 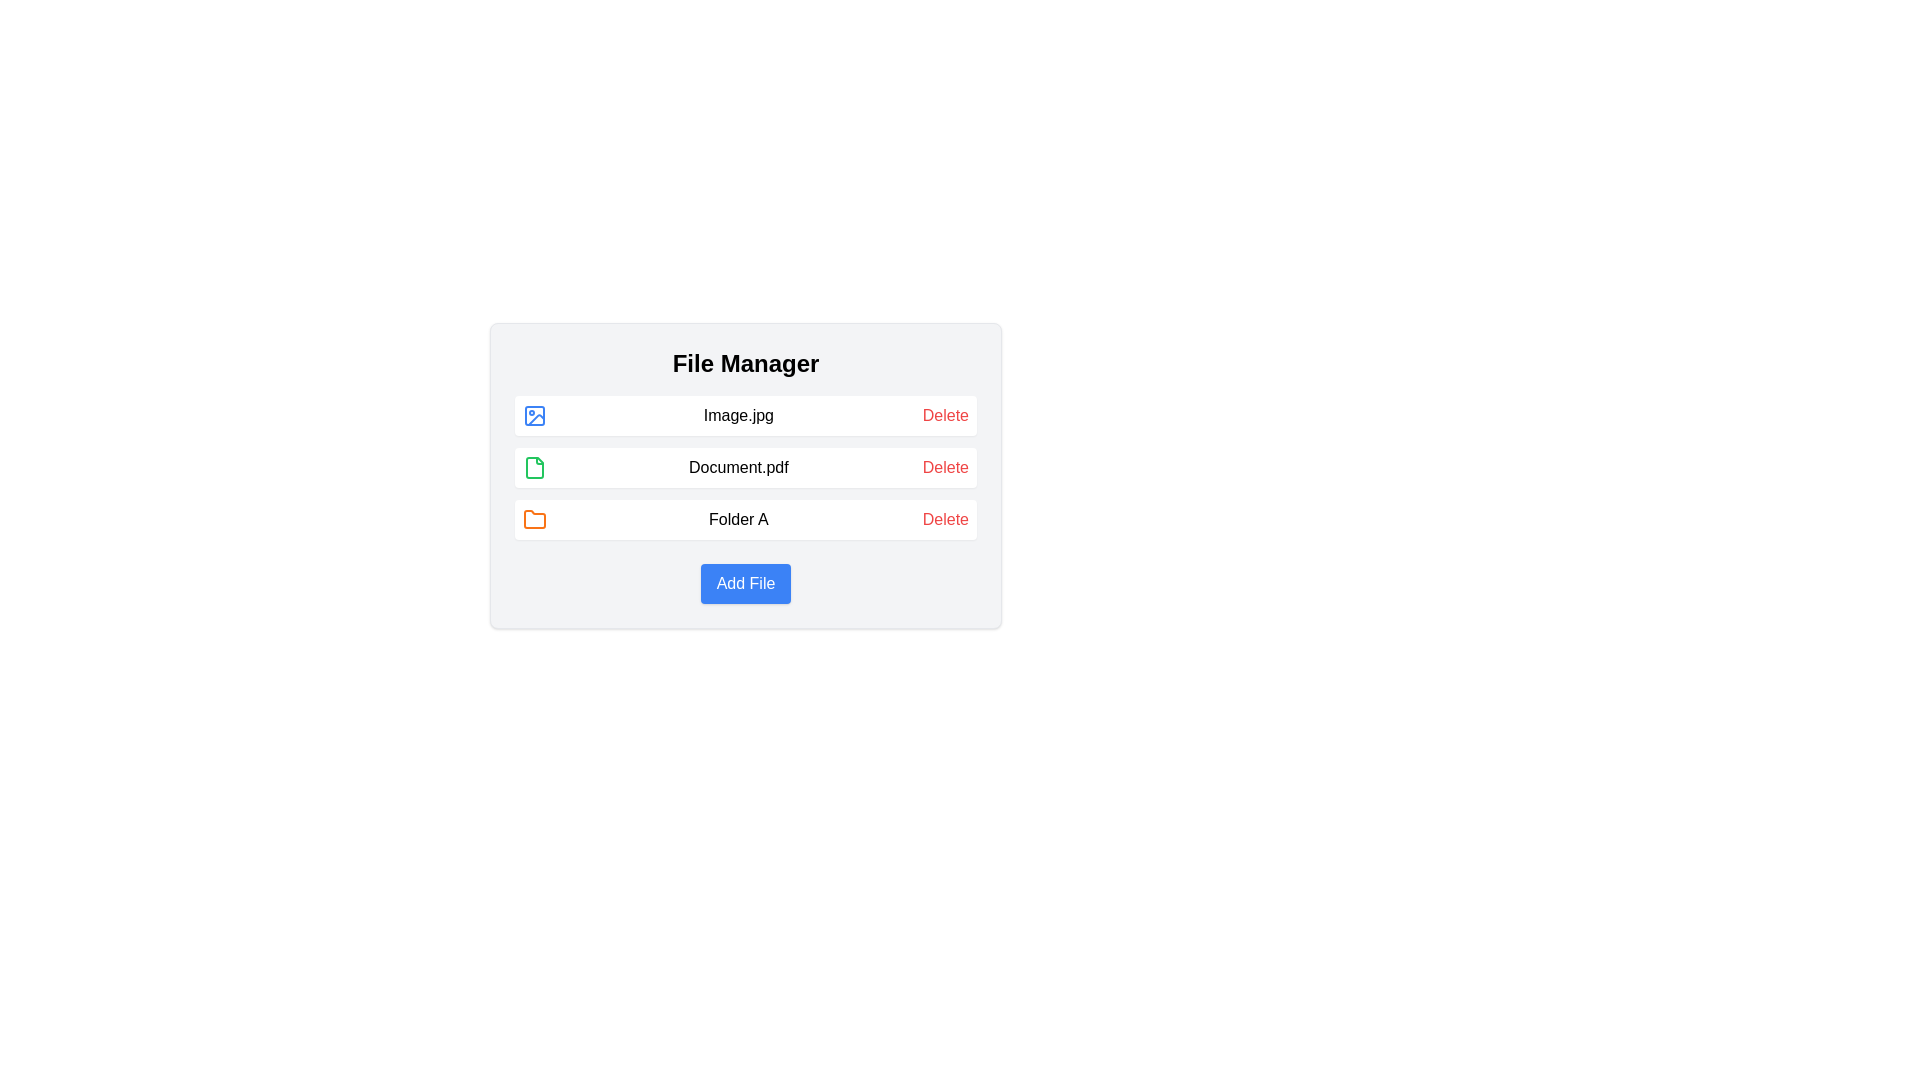 What do you see at coordinates (944, 415) in the screenshot?
I see `the red-colored text link labeled 'Delete'` at bounding box center [944, 415].